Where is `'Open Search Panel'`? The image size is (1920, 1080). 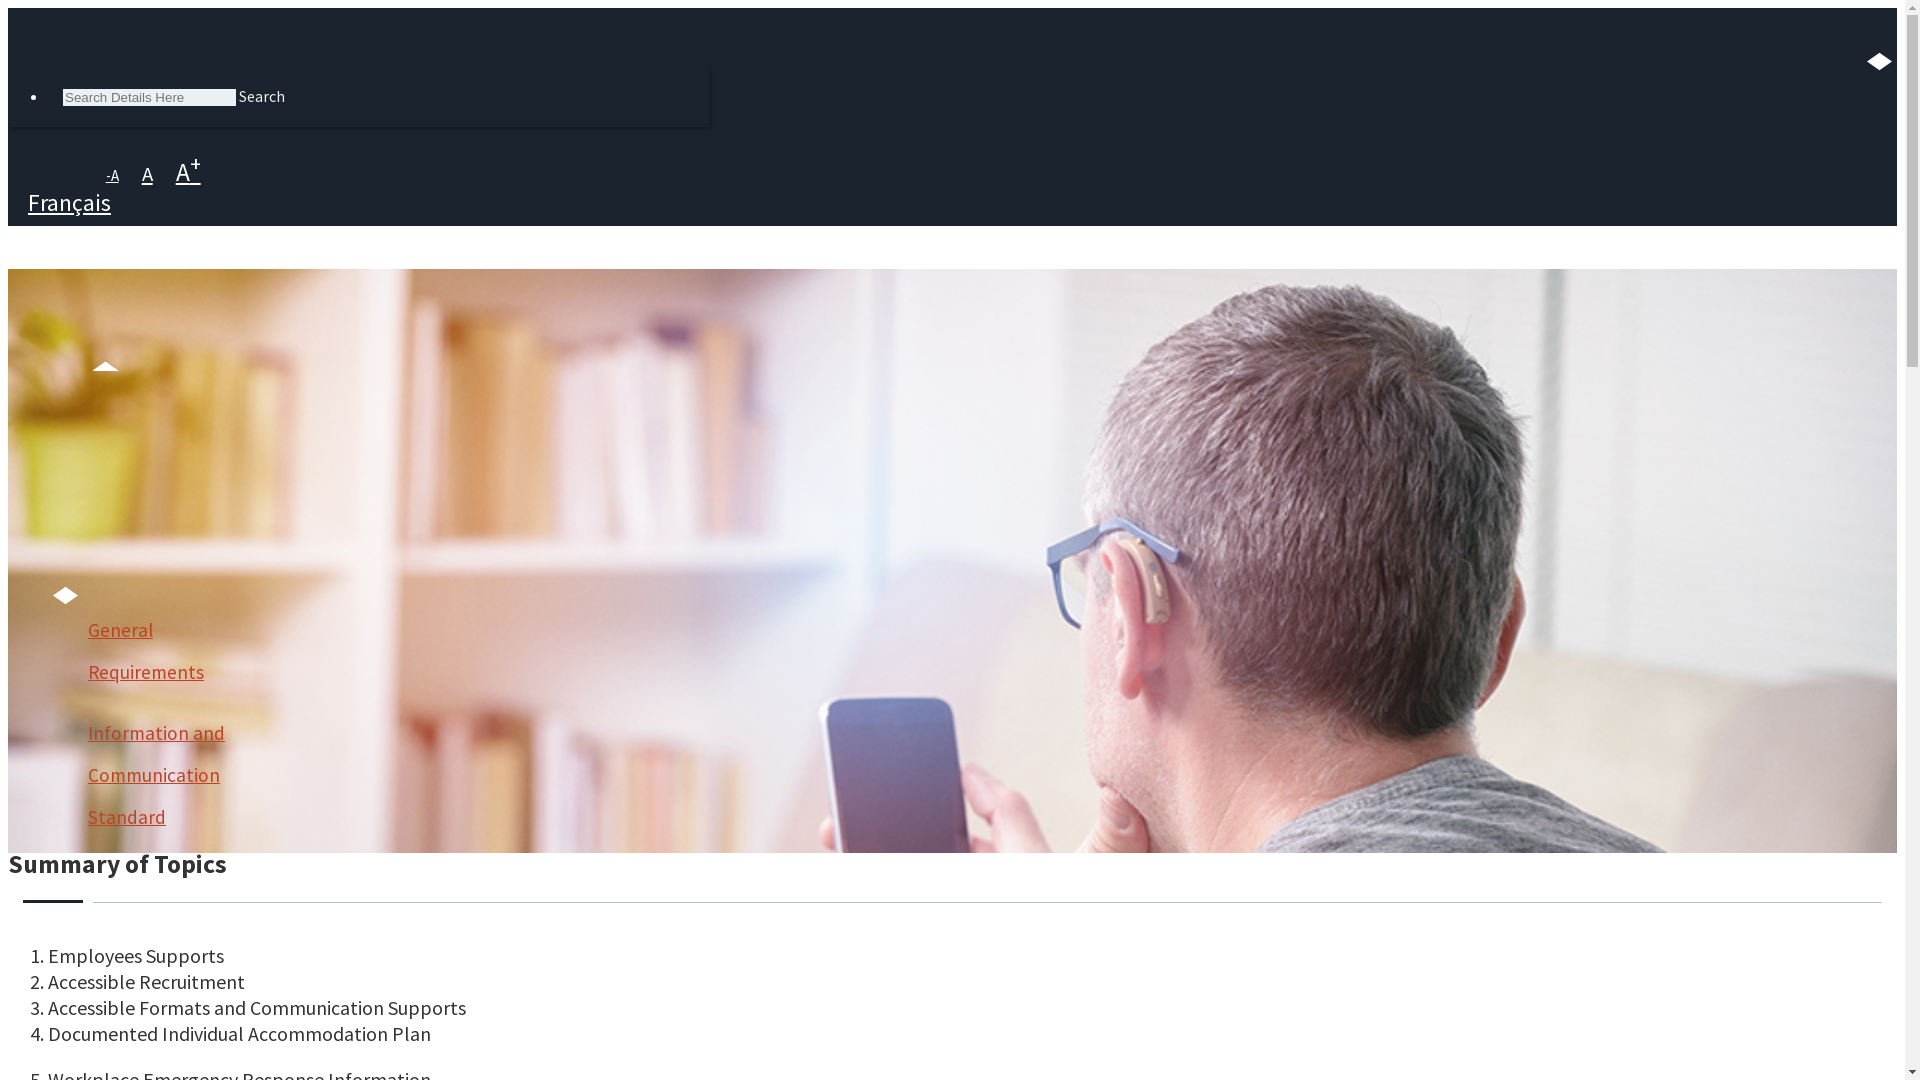 'Open Search Panel' is located at coordinates (18, 27).